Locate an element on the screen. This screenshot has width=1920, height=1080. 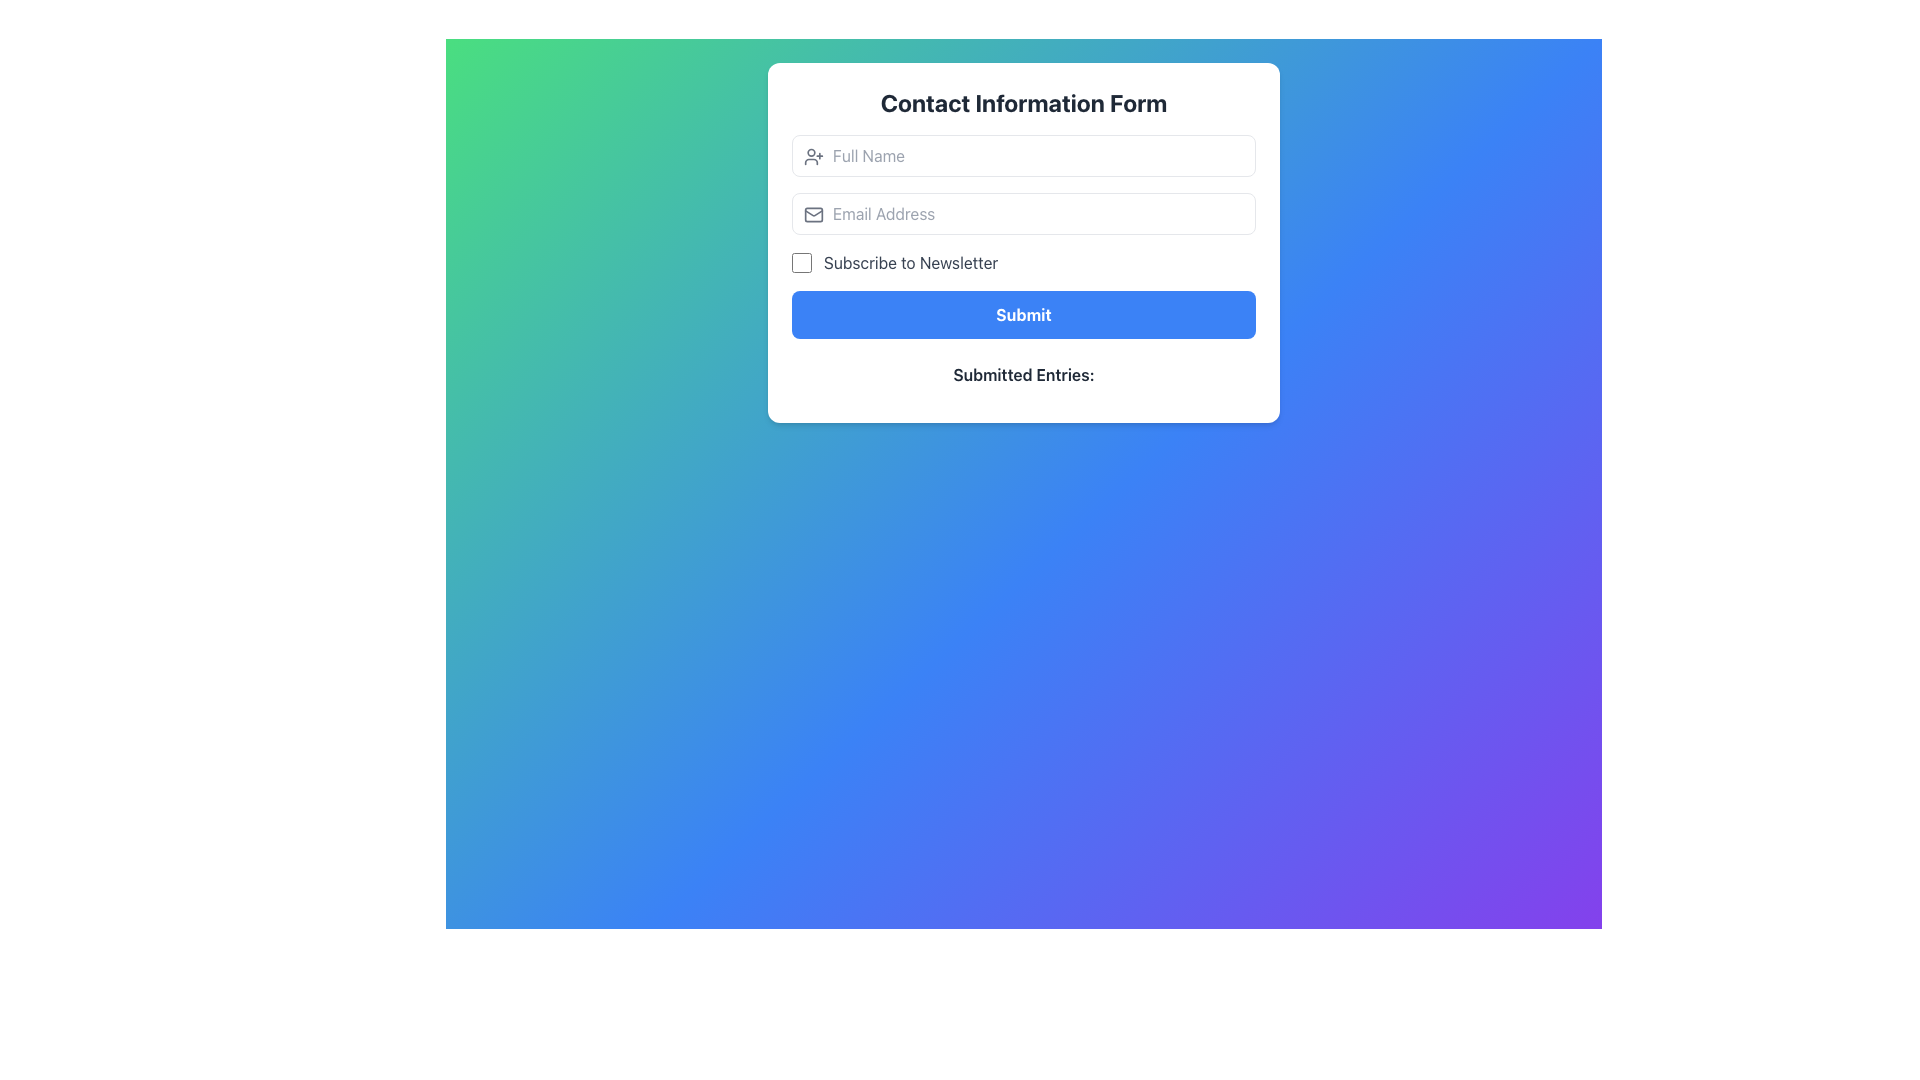
the submission button located at the bottom of the form to change its color is located at coordinates (1023, 315).